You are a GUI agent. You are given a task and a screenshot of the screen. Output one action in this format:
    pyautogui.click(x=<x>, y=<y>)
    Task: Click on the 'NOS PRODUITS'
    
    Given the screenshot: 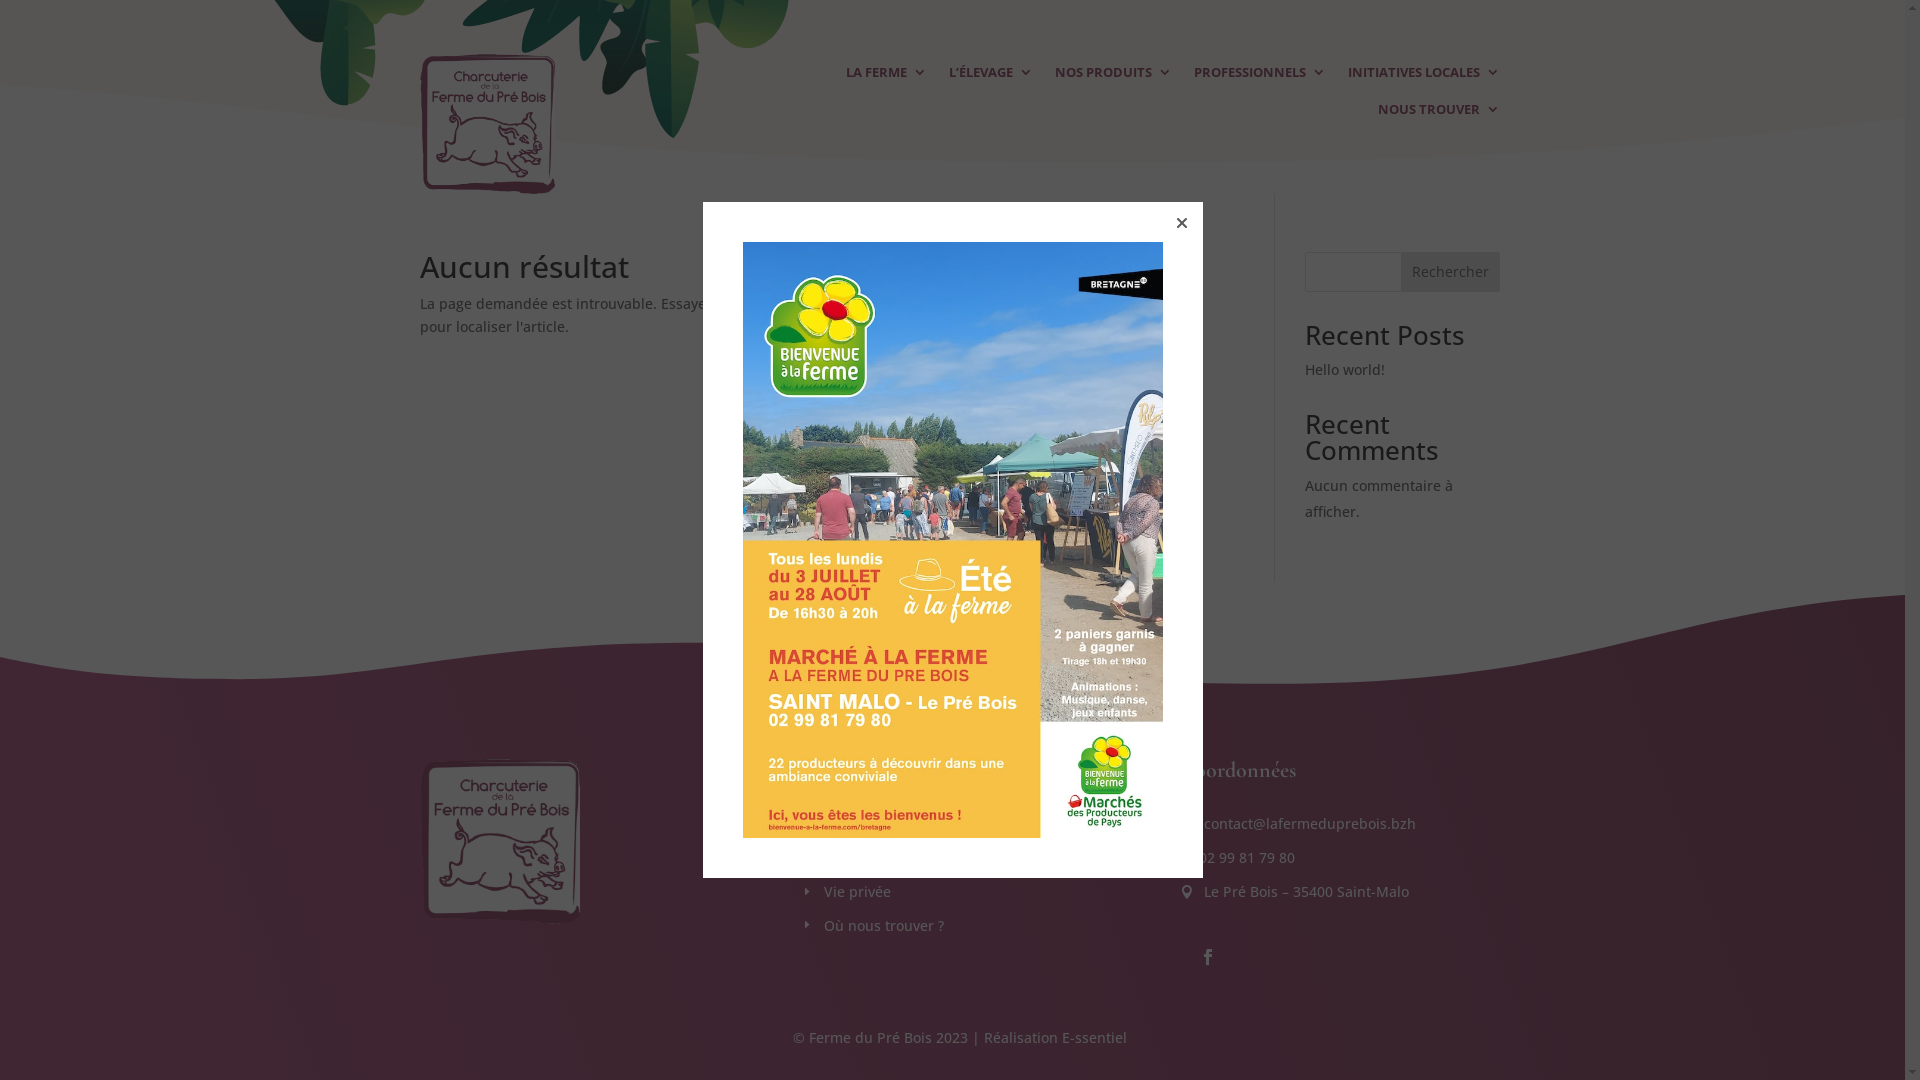 What is the action you would take?
    pyautogui.click(x=1112, y=75)
    